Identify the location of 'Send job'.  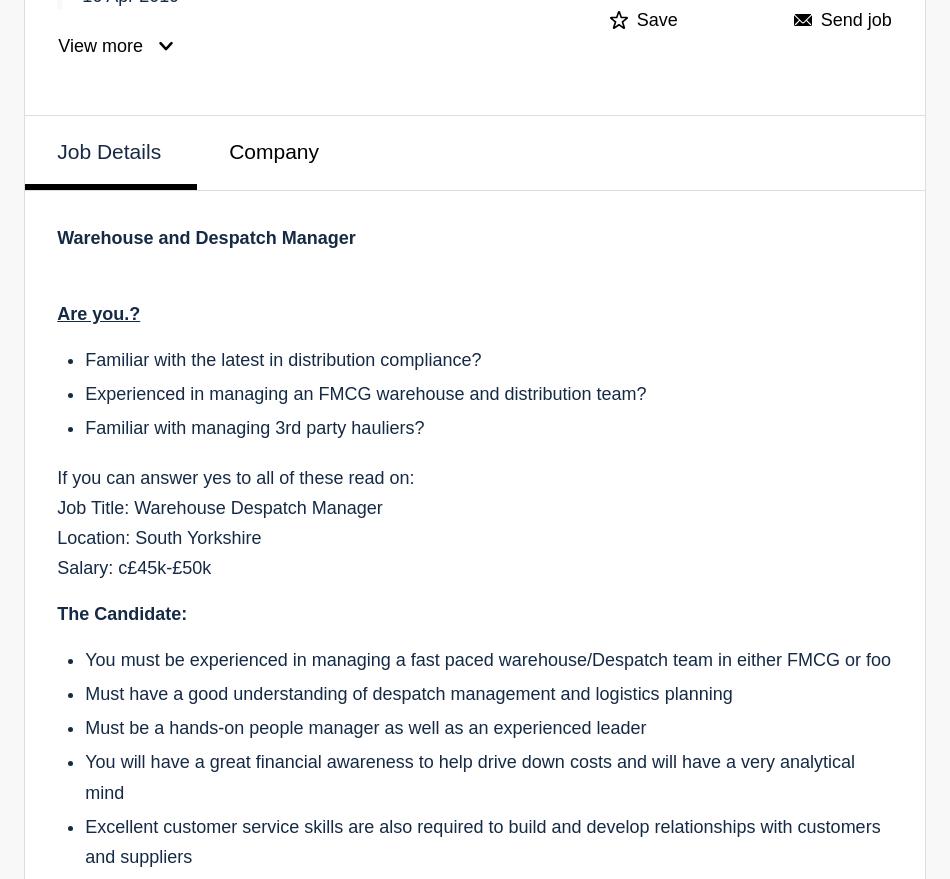
(854, 19).